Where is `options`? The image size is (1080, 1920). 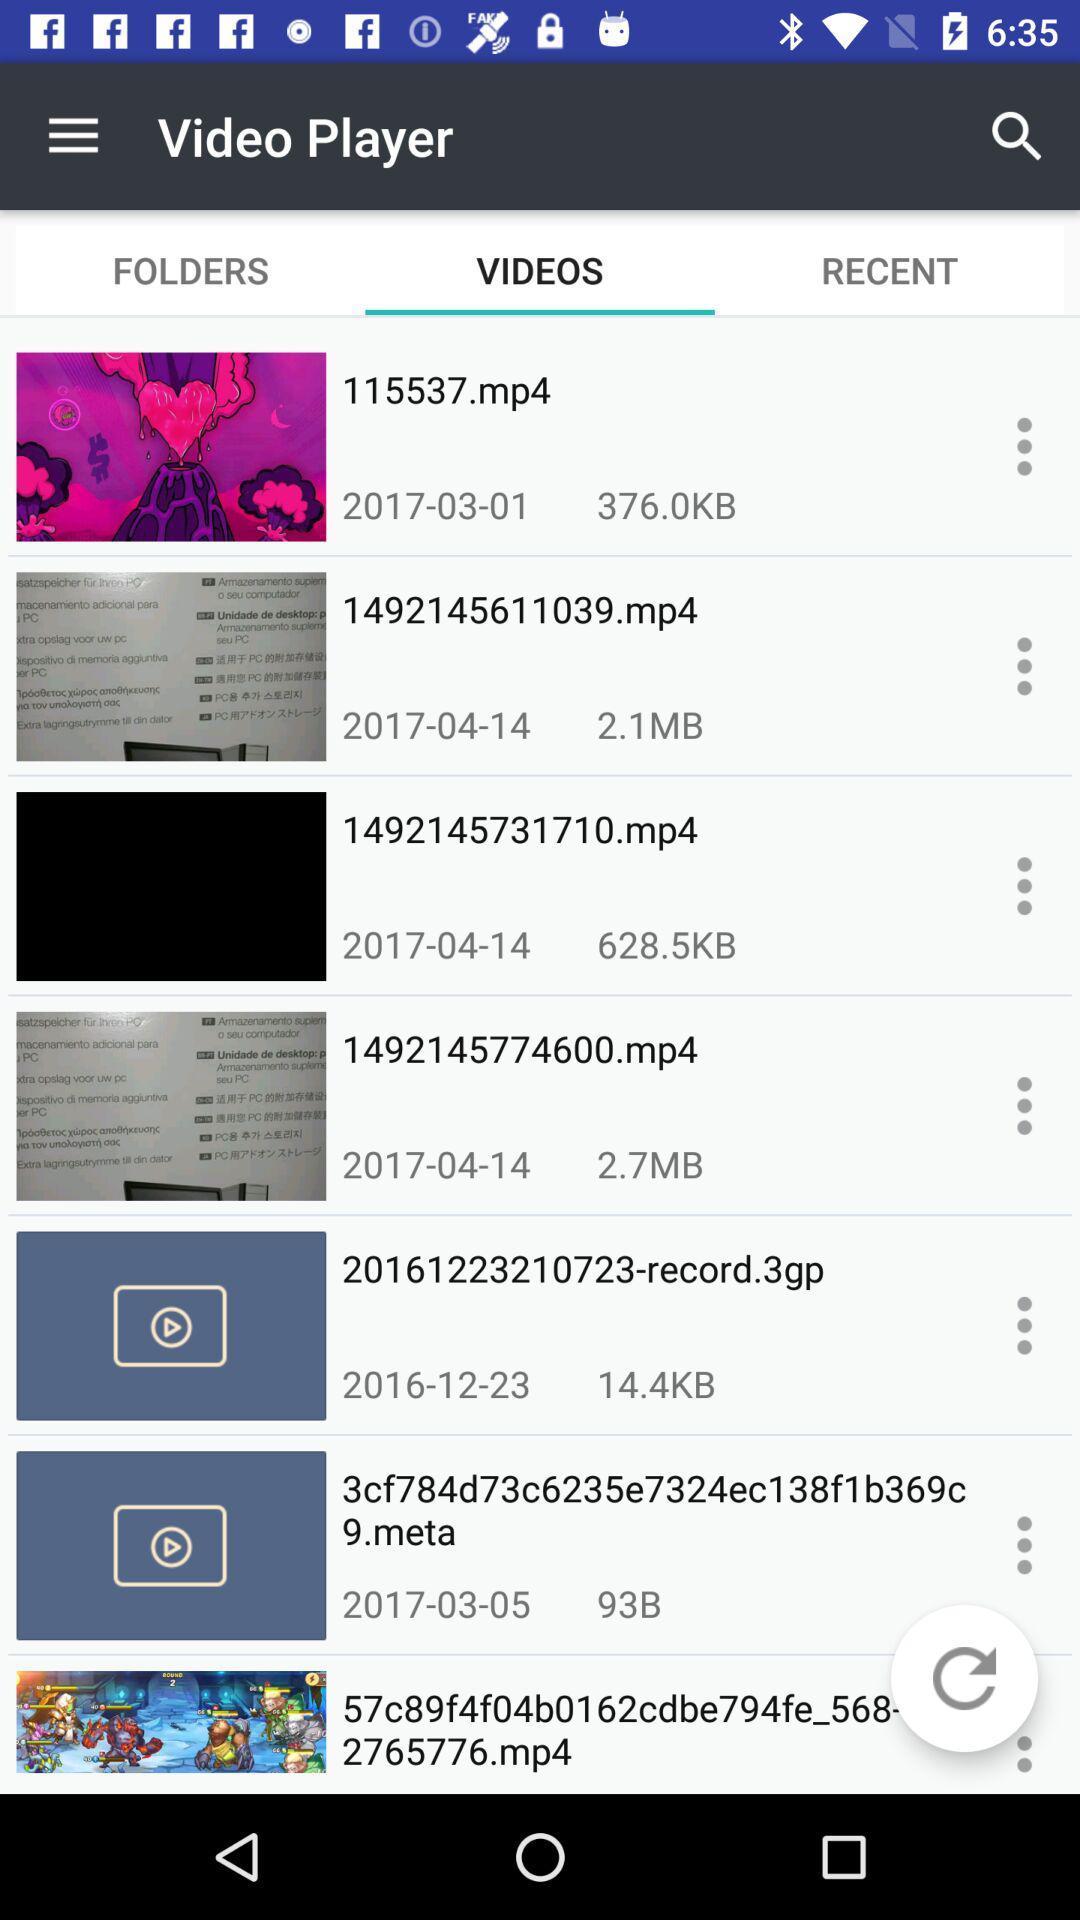 options is located at coordinates (1024, 666).